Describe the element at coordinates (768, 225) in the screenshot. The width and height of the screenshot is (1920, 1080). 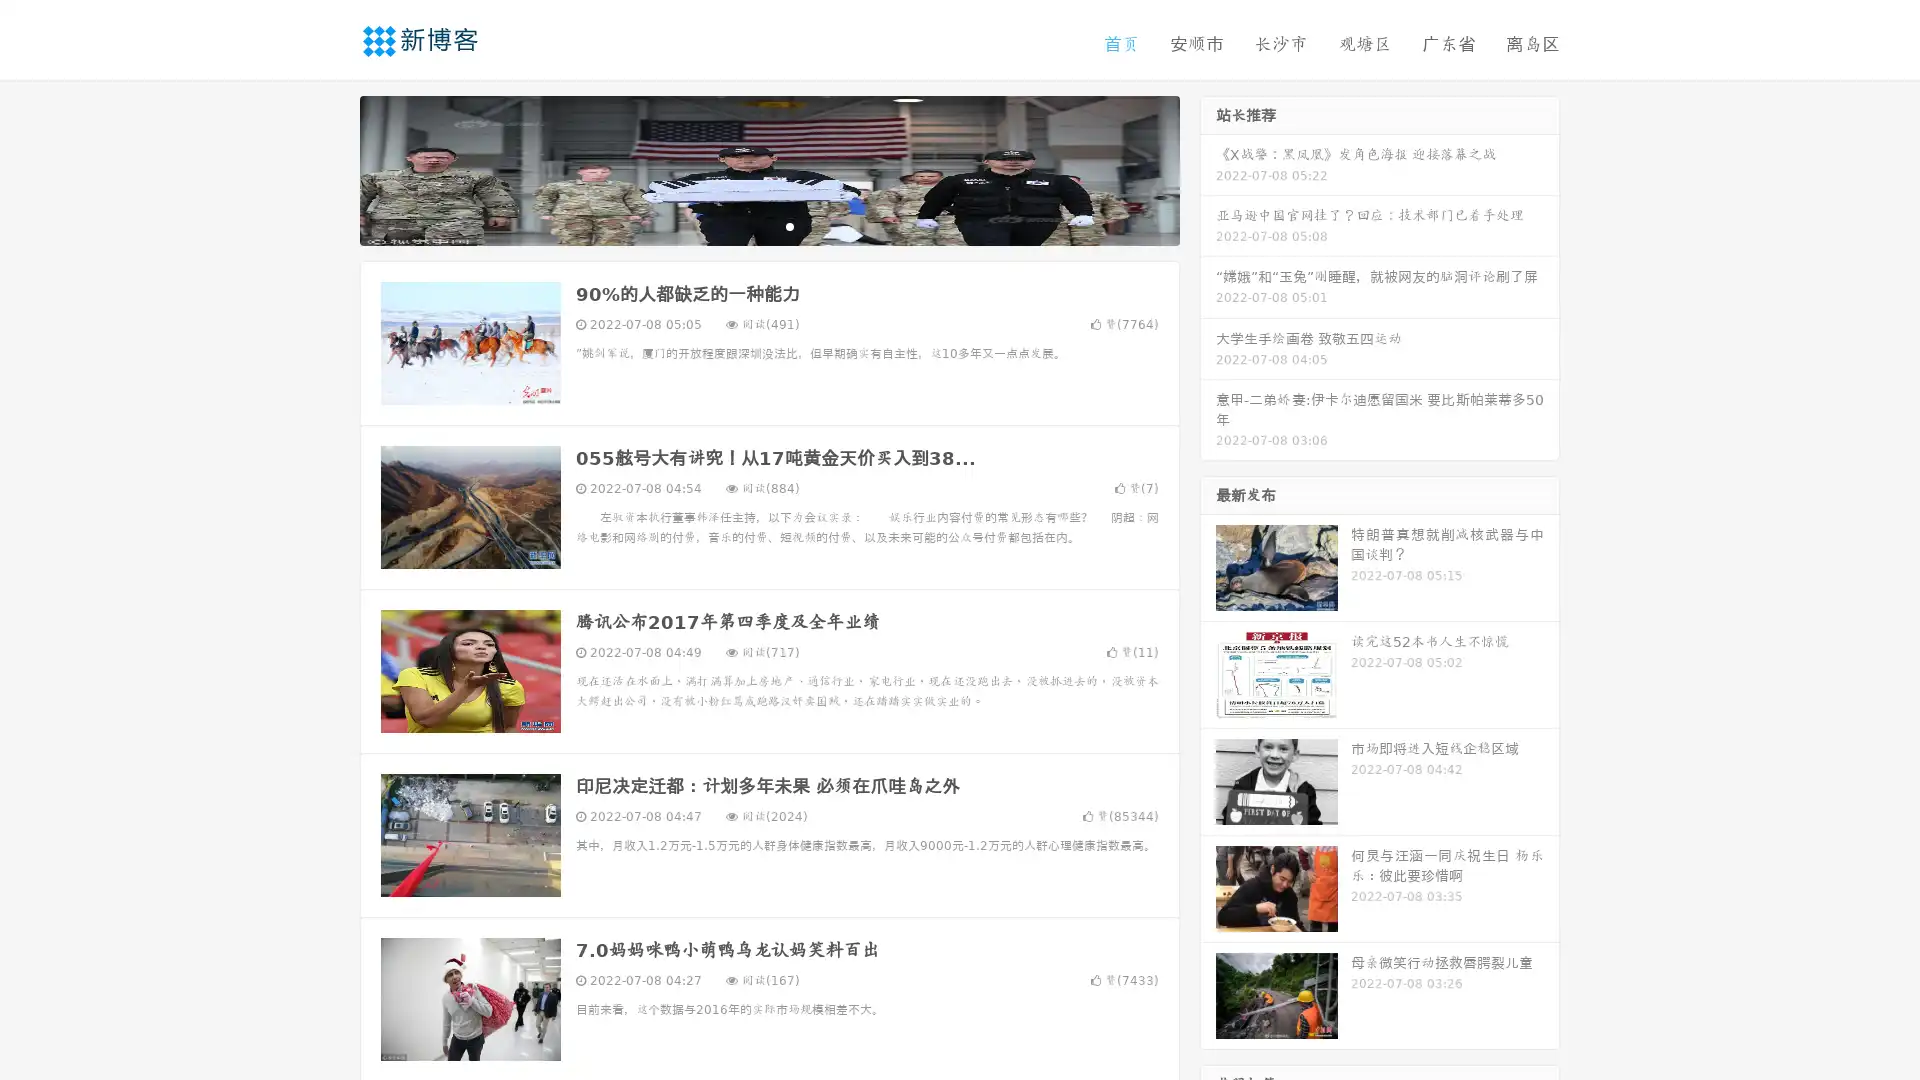
I see `Go to slide 2` at that location.